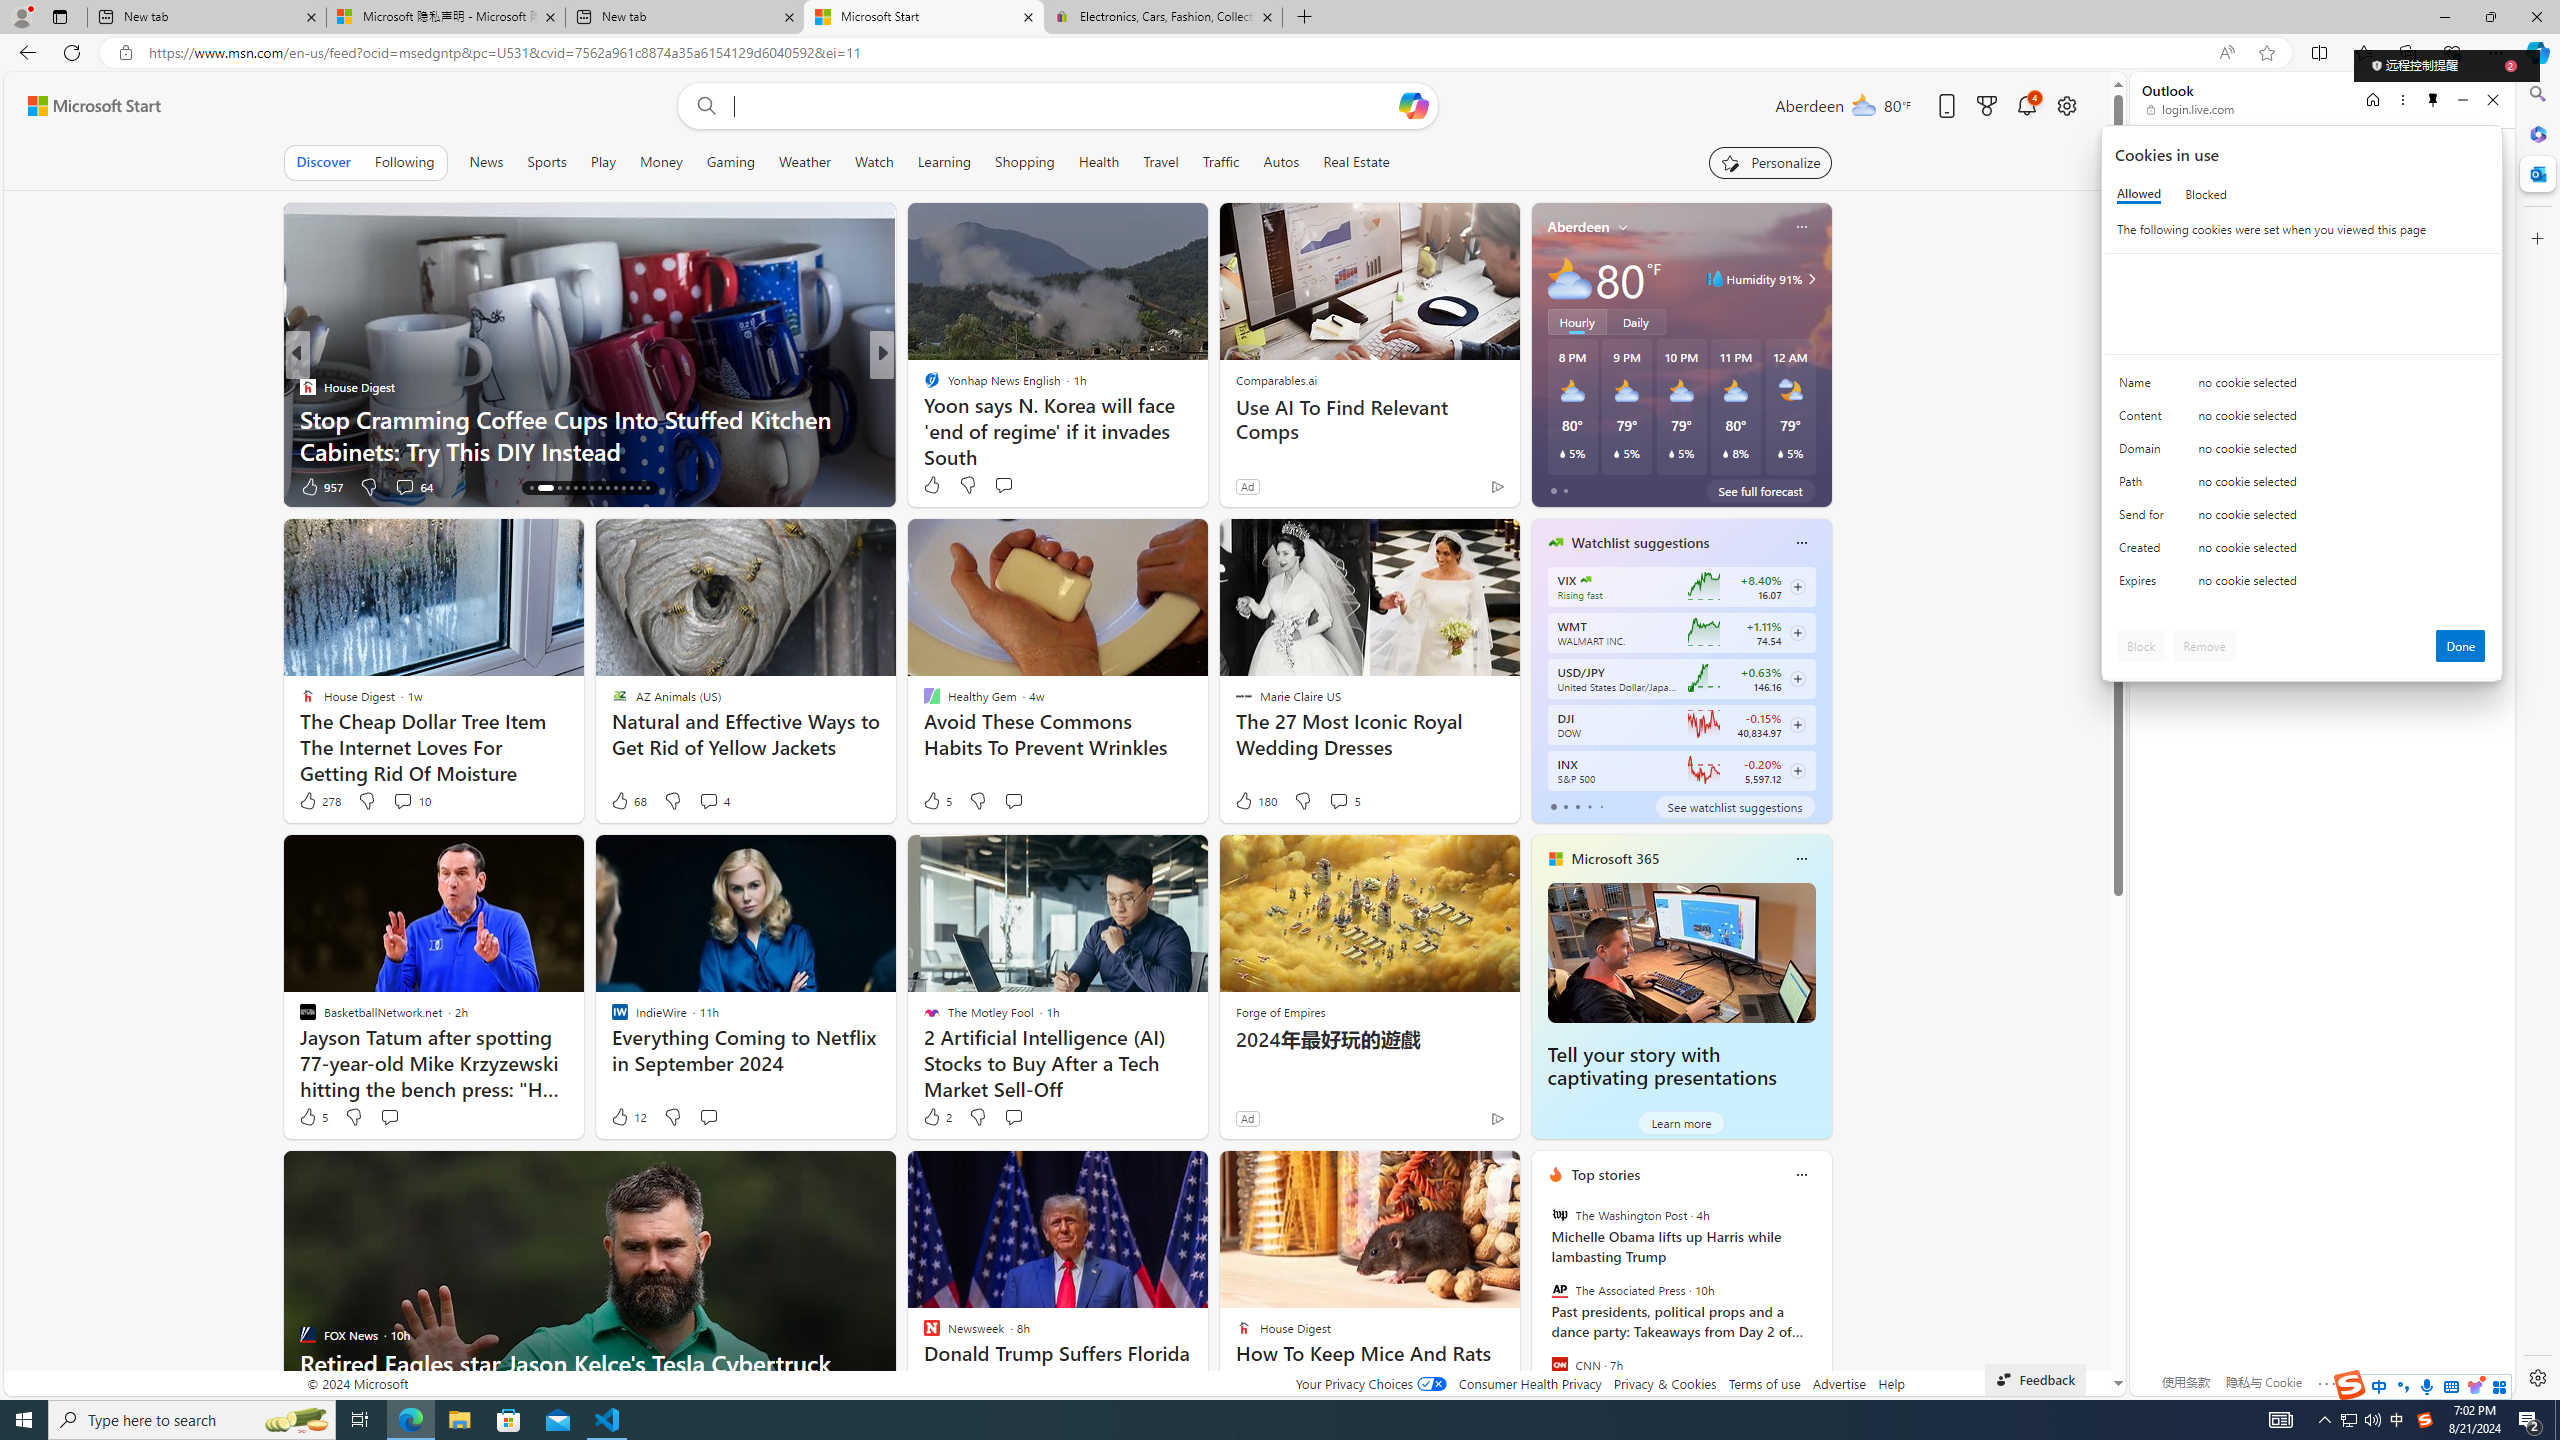 Image resolution: width=2560 pixels, height=1440 pixels. I want to click on 'My location', so click(1622, 225).